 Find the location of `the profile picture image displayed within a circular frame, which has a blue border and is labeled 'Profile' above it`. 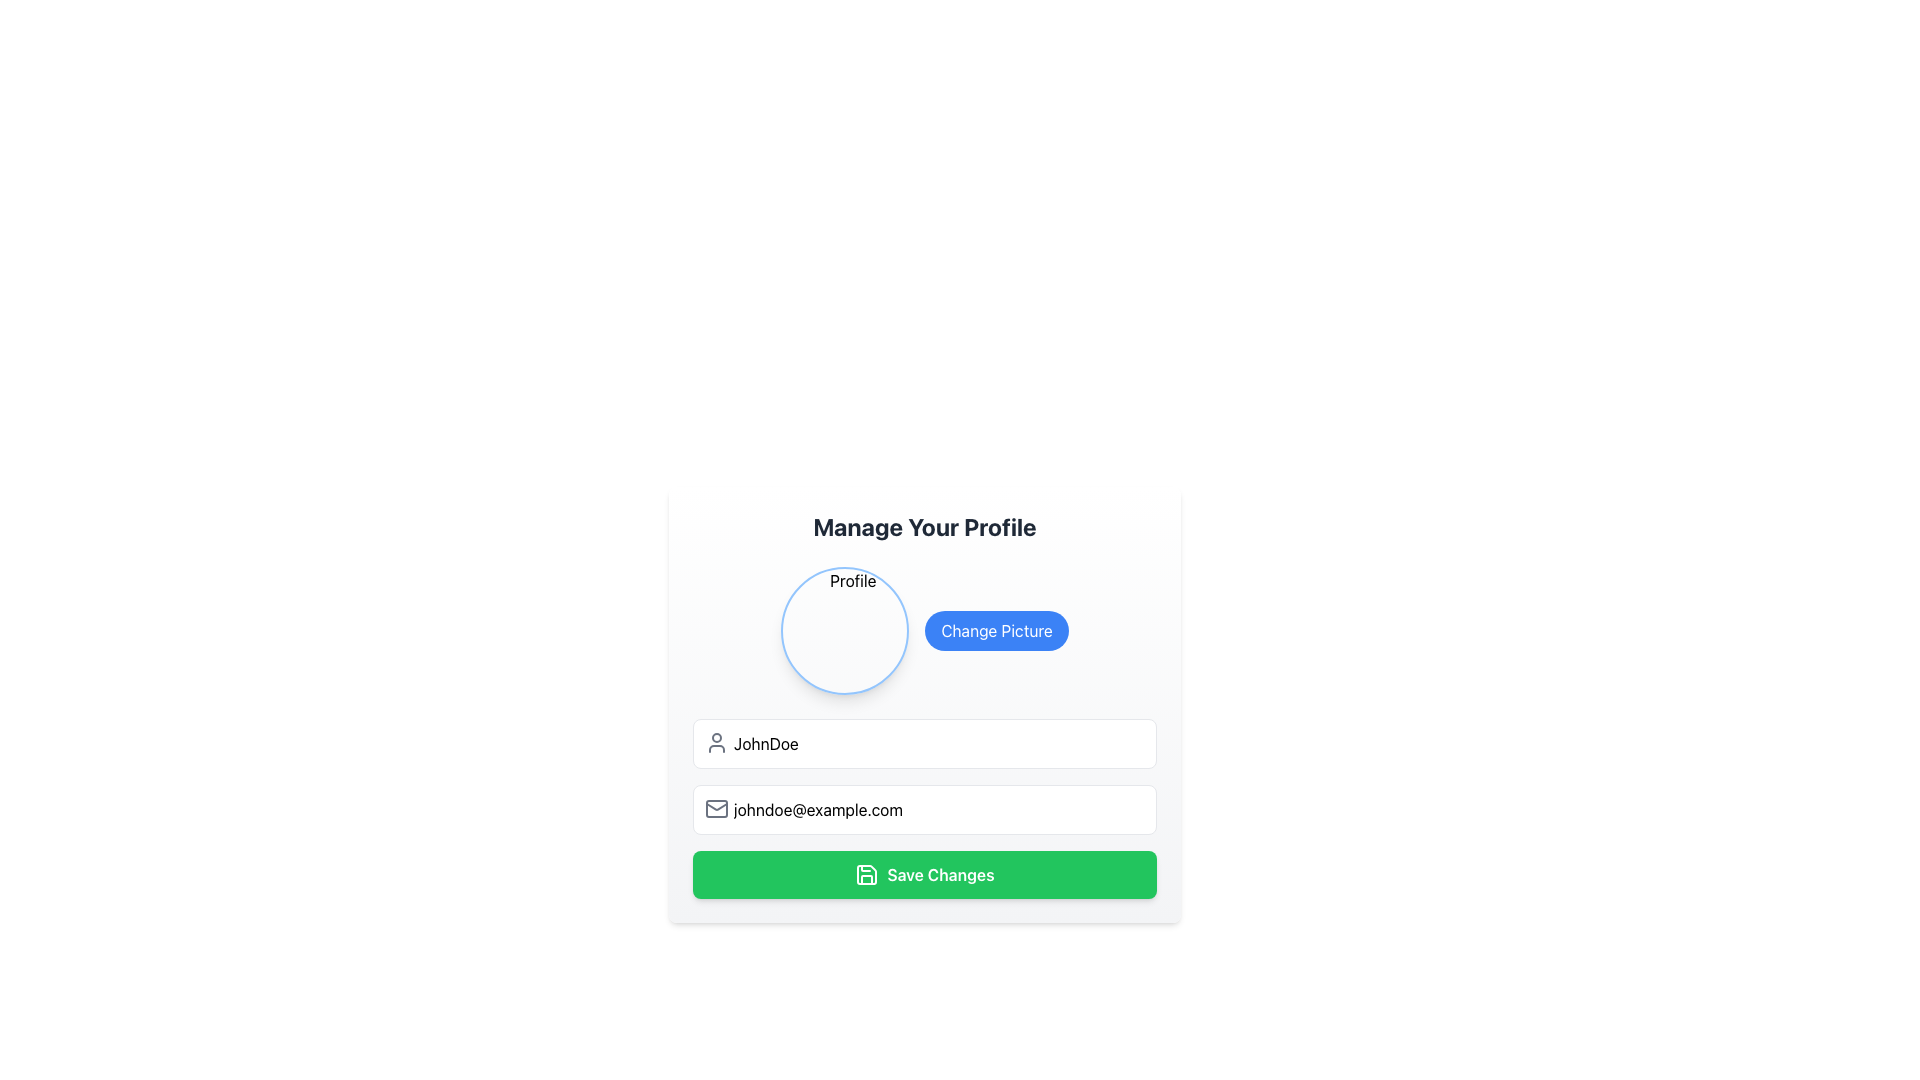

the profile picture image displayed within a circular frame, which has a blue border and is labeled 'Profile' above it is located at coordinates (845, 631).